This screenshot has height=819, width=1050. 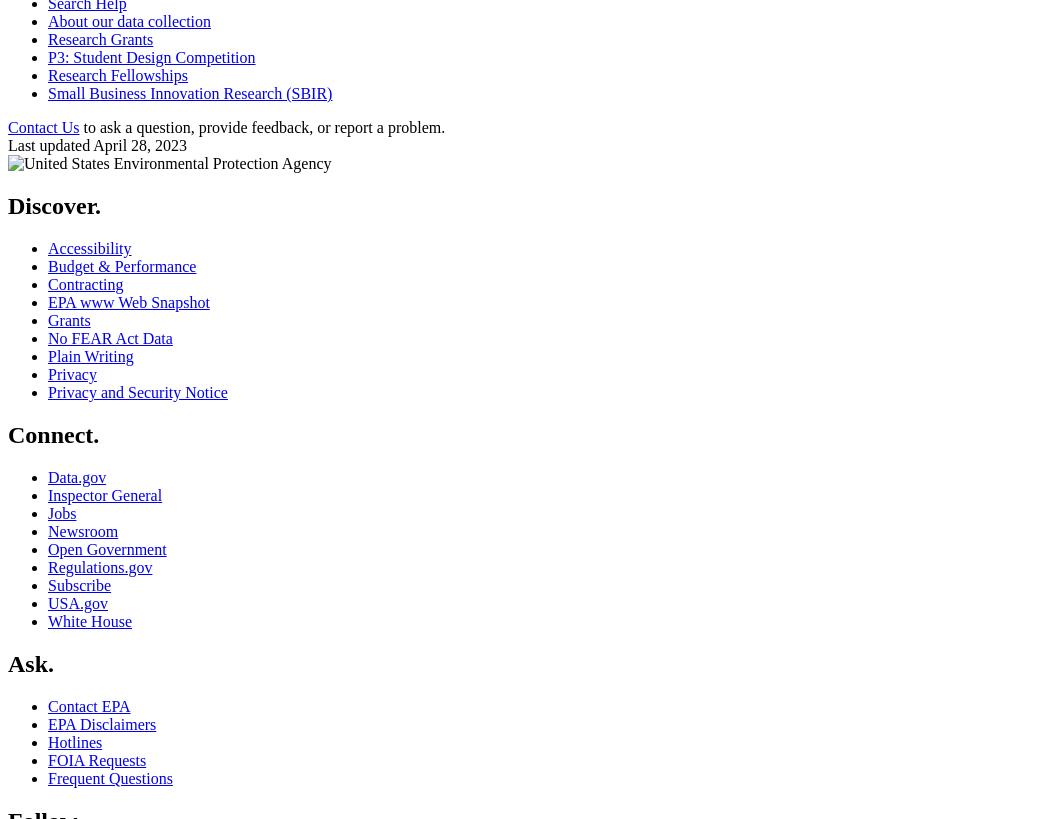 What do you see at coordinates (60, 511) in the screenshot?
I see `'Jobs'` at bounding box center [60, 511].